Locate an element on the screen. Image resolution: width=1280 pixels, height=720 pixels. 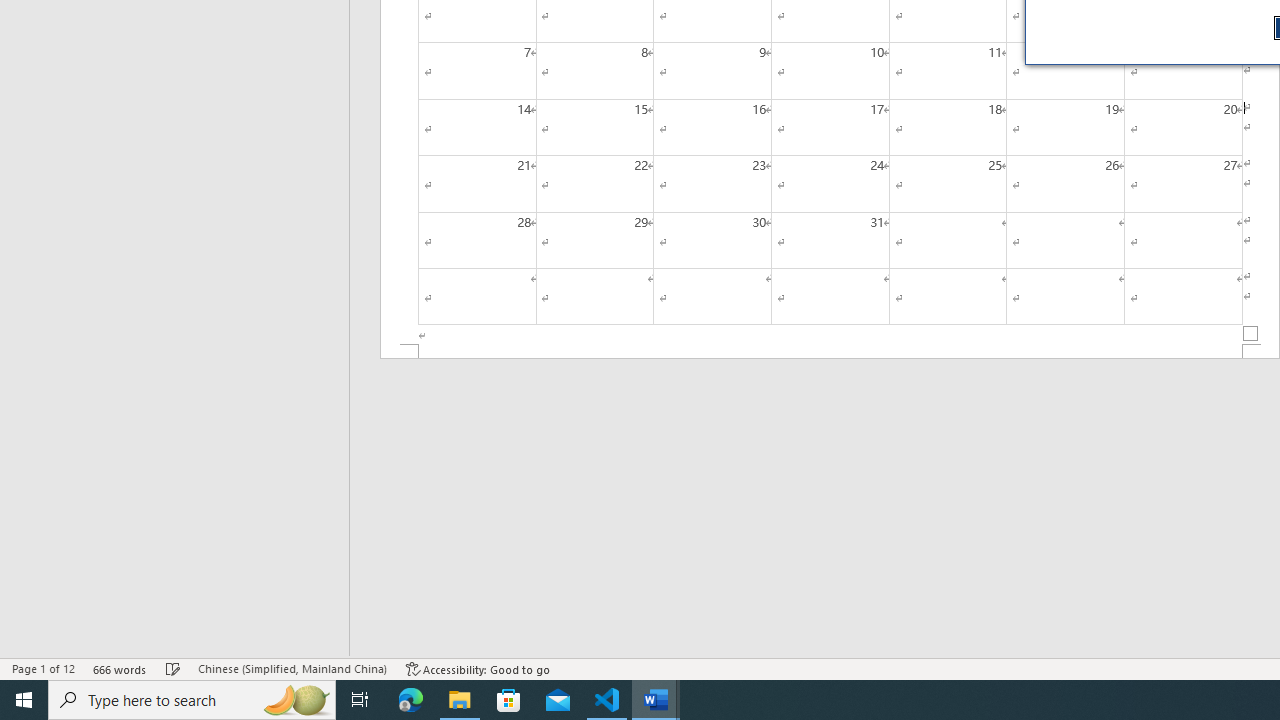
'Microsoft Store' is located at coordinates (509, 698).